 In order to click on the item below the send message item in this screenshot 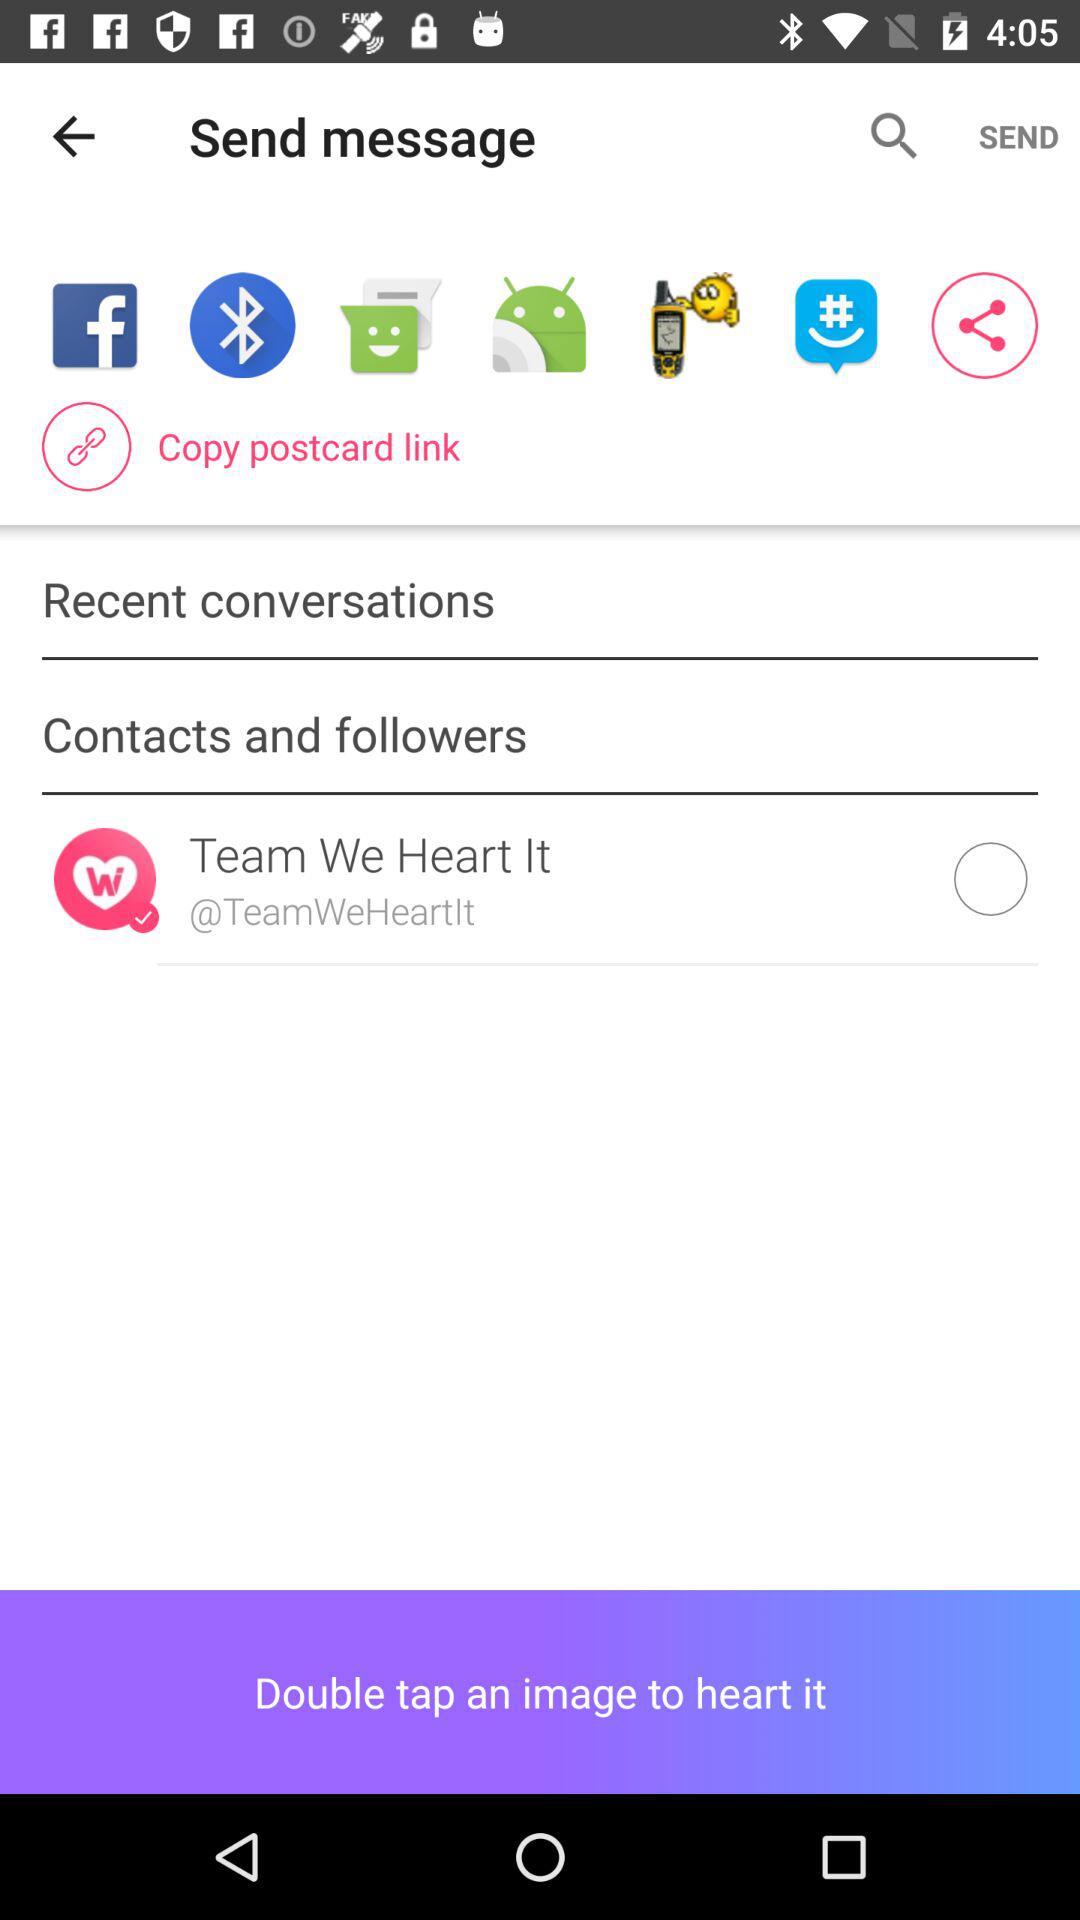, I will do `click(538, 325)`.